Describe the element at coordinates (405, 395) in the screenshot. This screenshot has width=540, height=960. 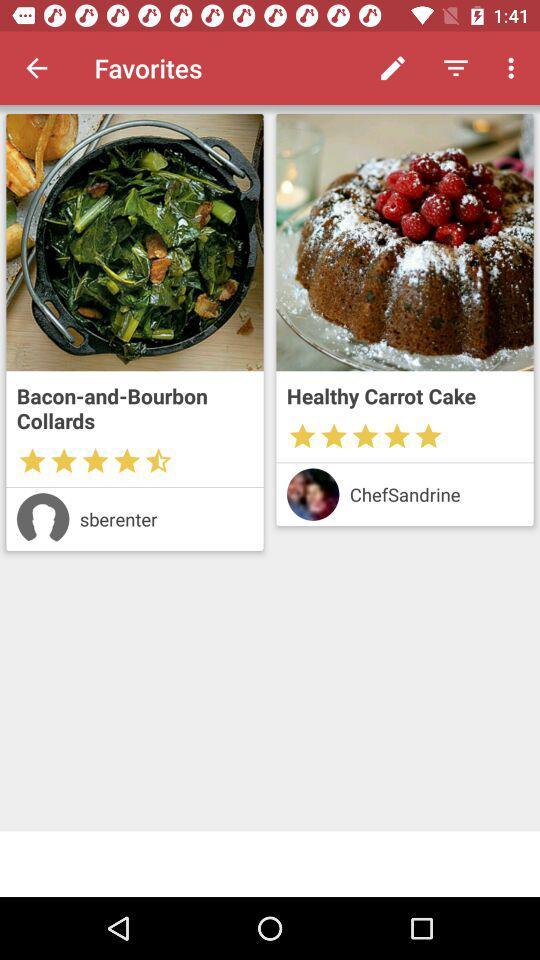
I see `the healthy carrot cake` at that location.